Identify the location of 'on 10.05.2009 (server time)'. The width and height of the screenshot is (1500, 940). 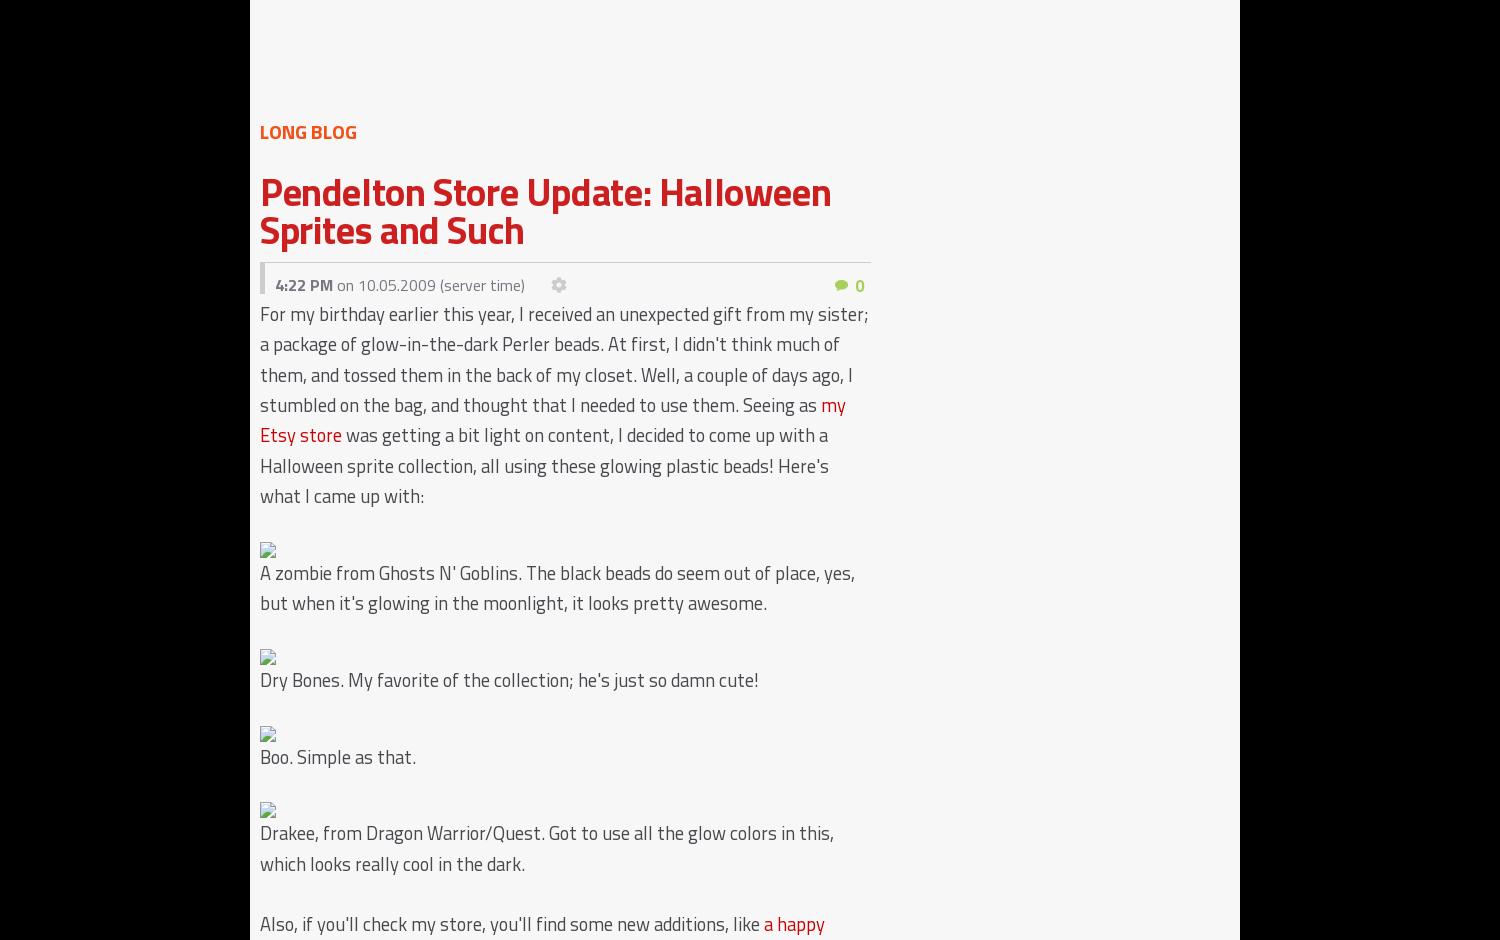
(428, 284).